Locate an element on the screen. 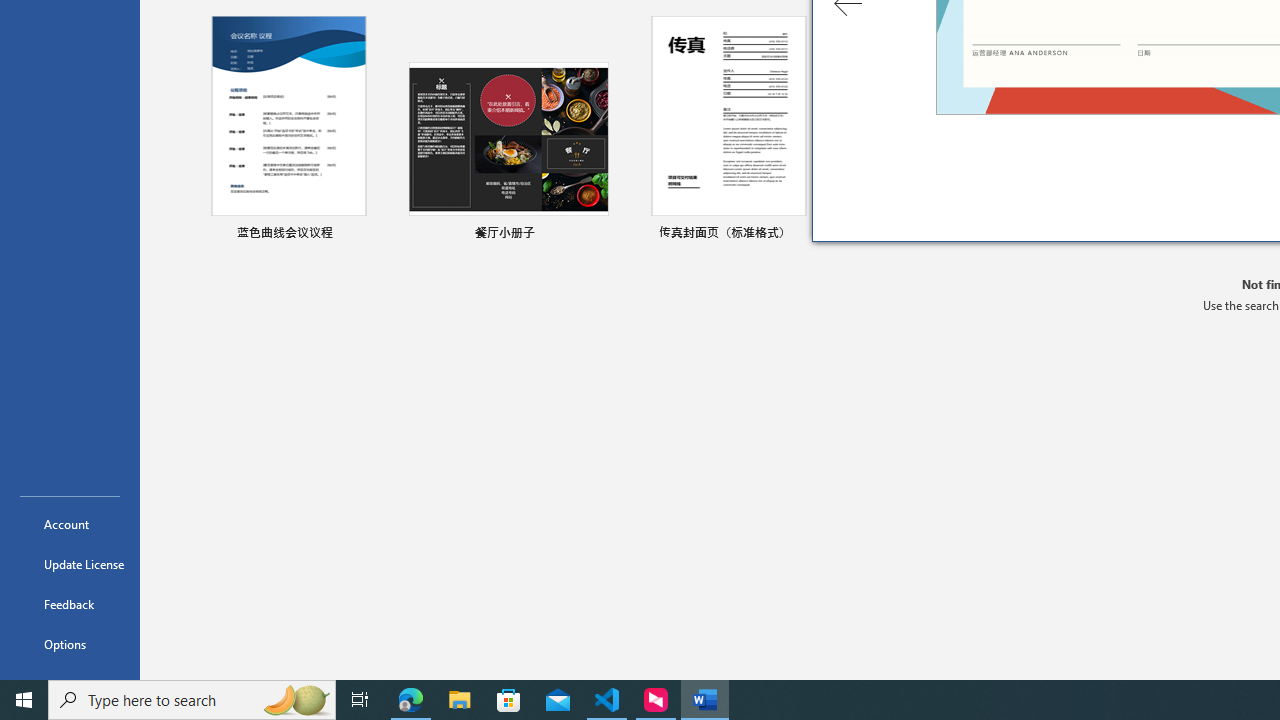 This screenshot has height=720, width=1280. 'Feedback' is located at coordinates (69, 603).